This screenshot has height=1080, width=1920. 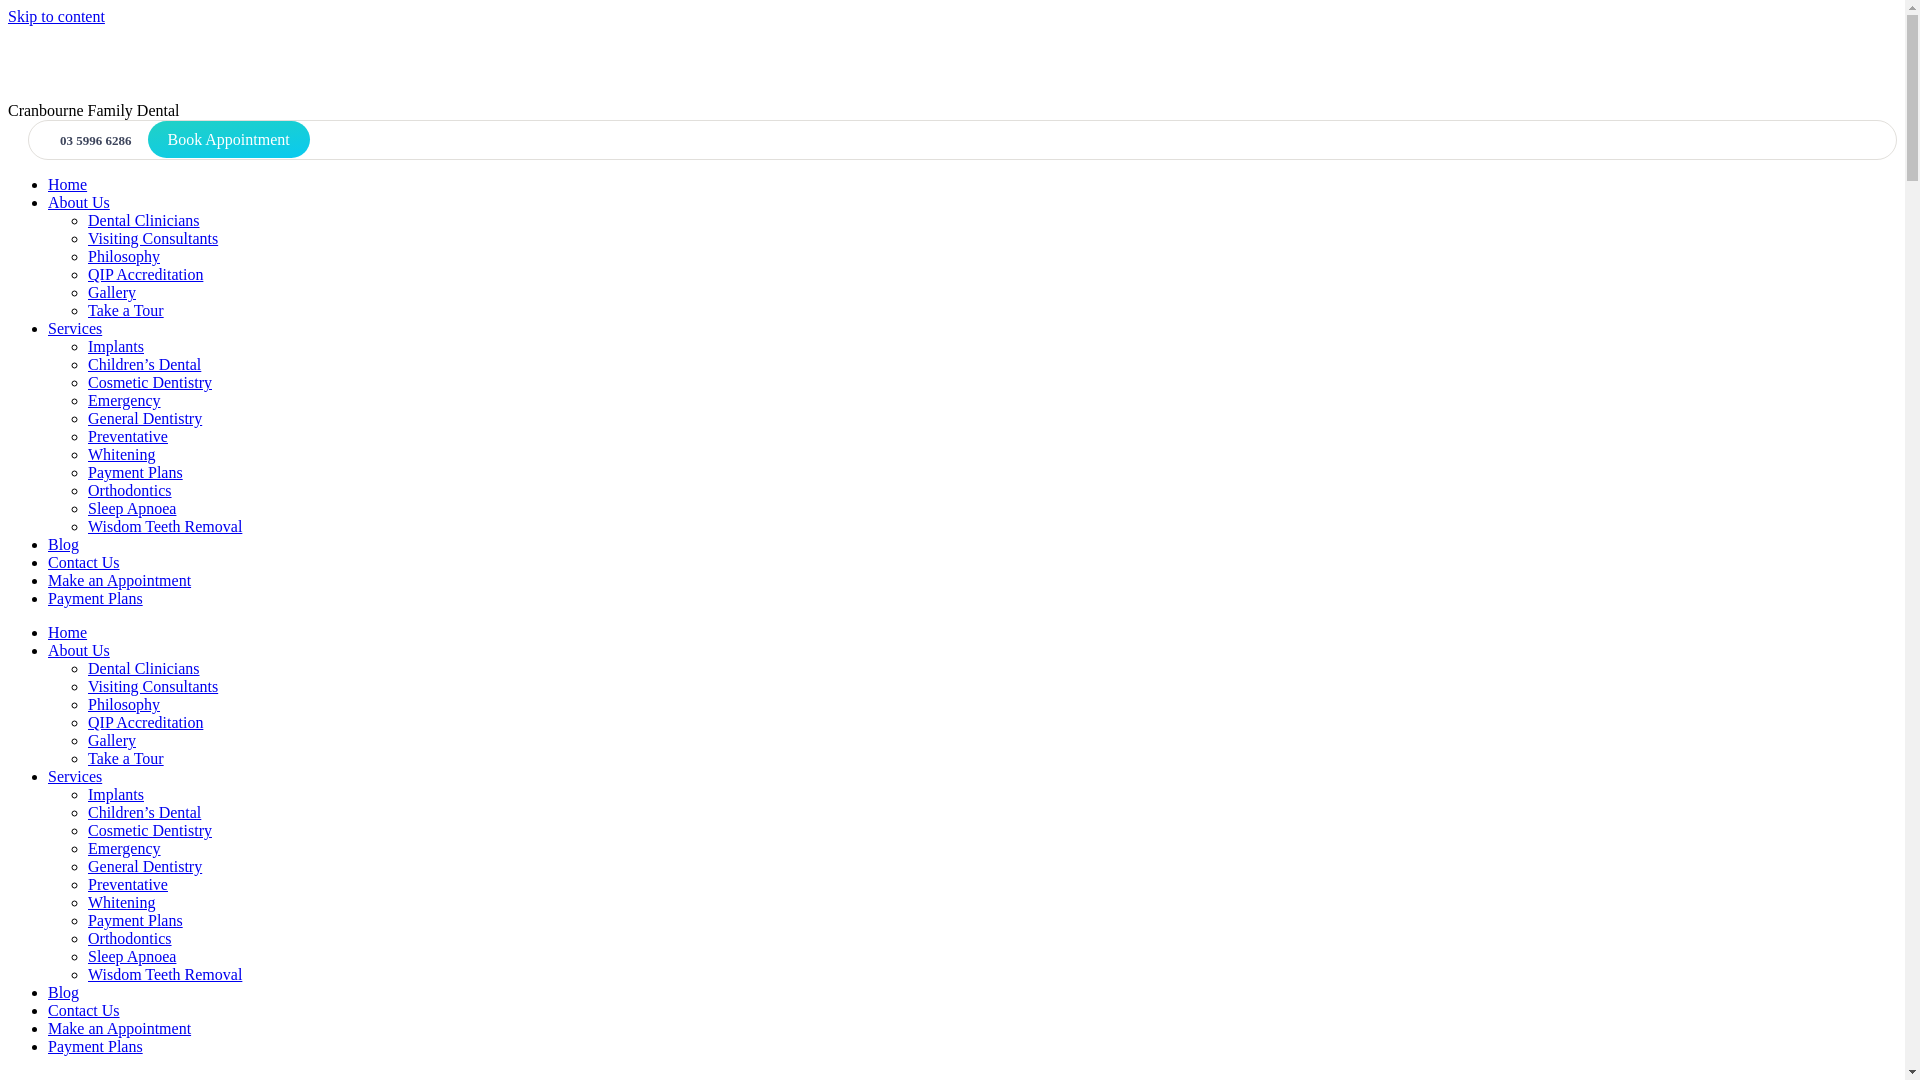 I want to click on 'Take a Tour', so click(x=124, y=758).